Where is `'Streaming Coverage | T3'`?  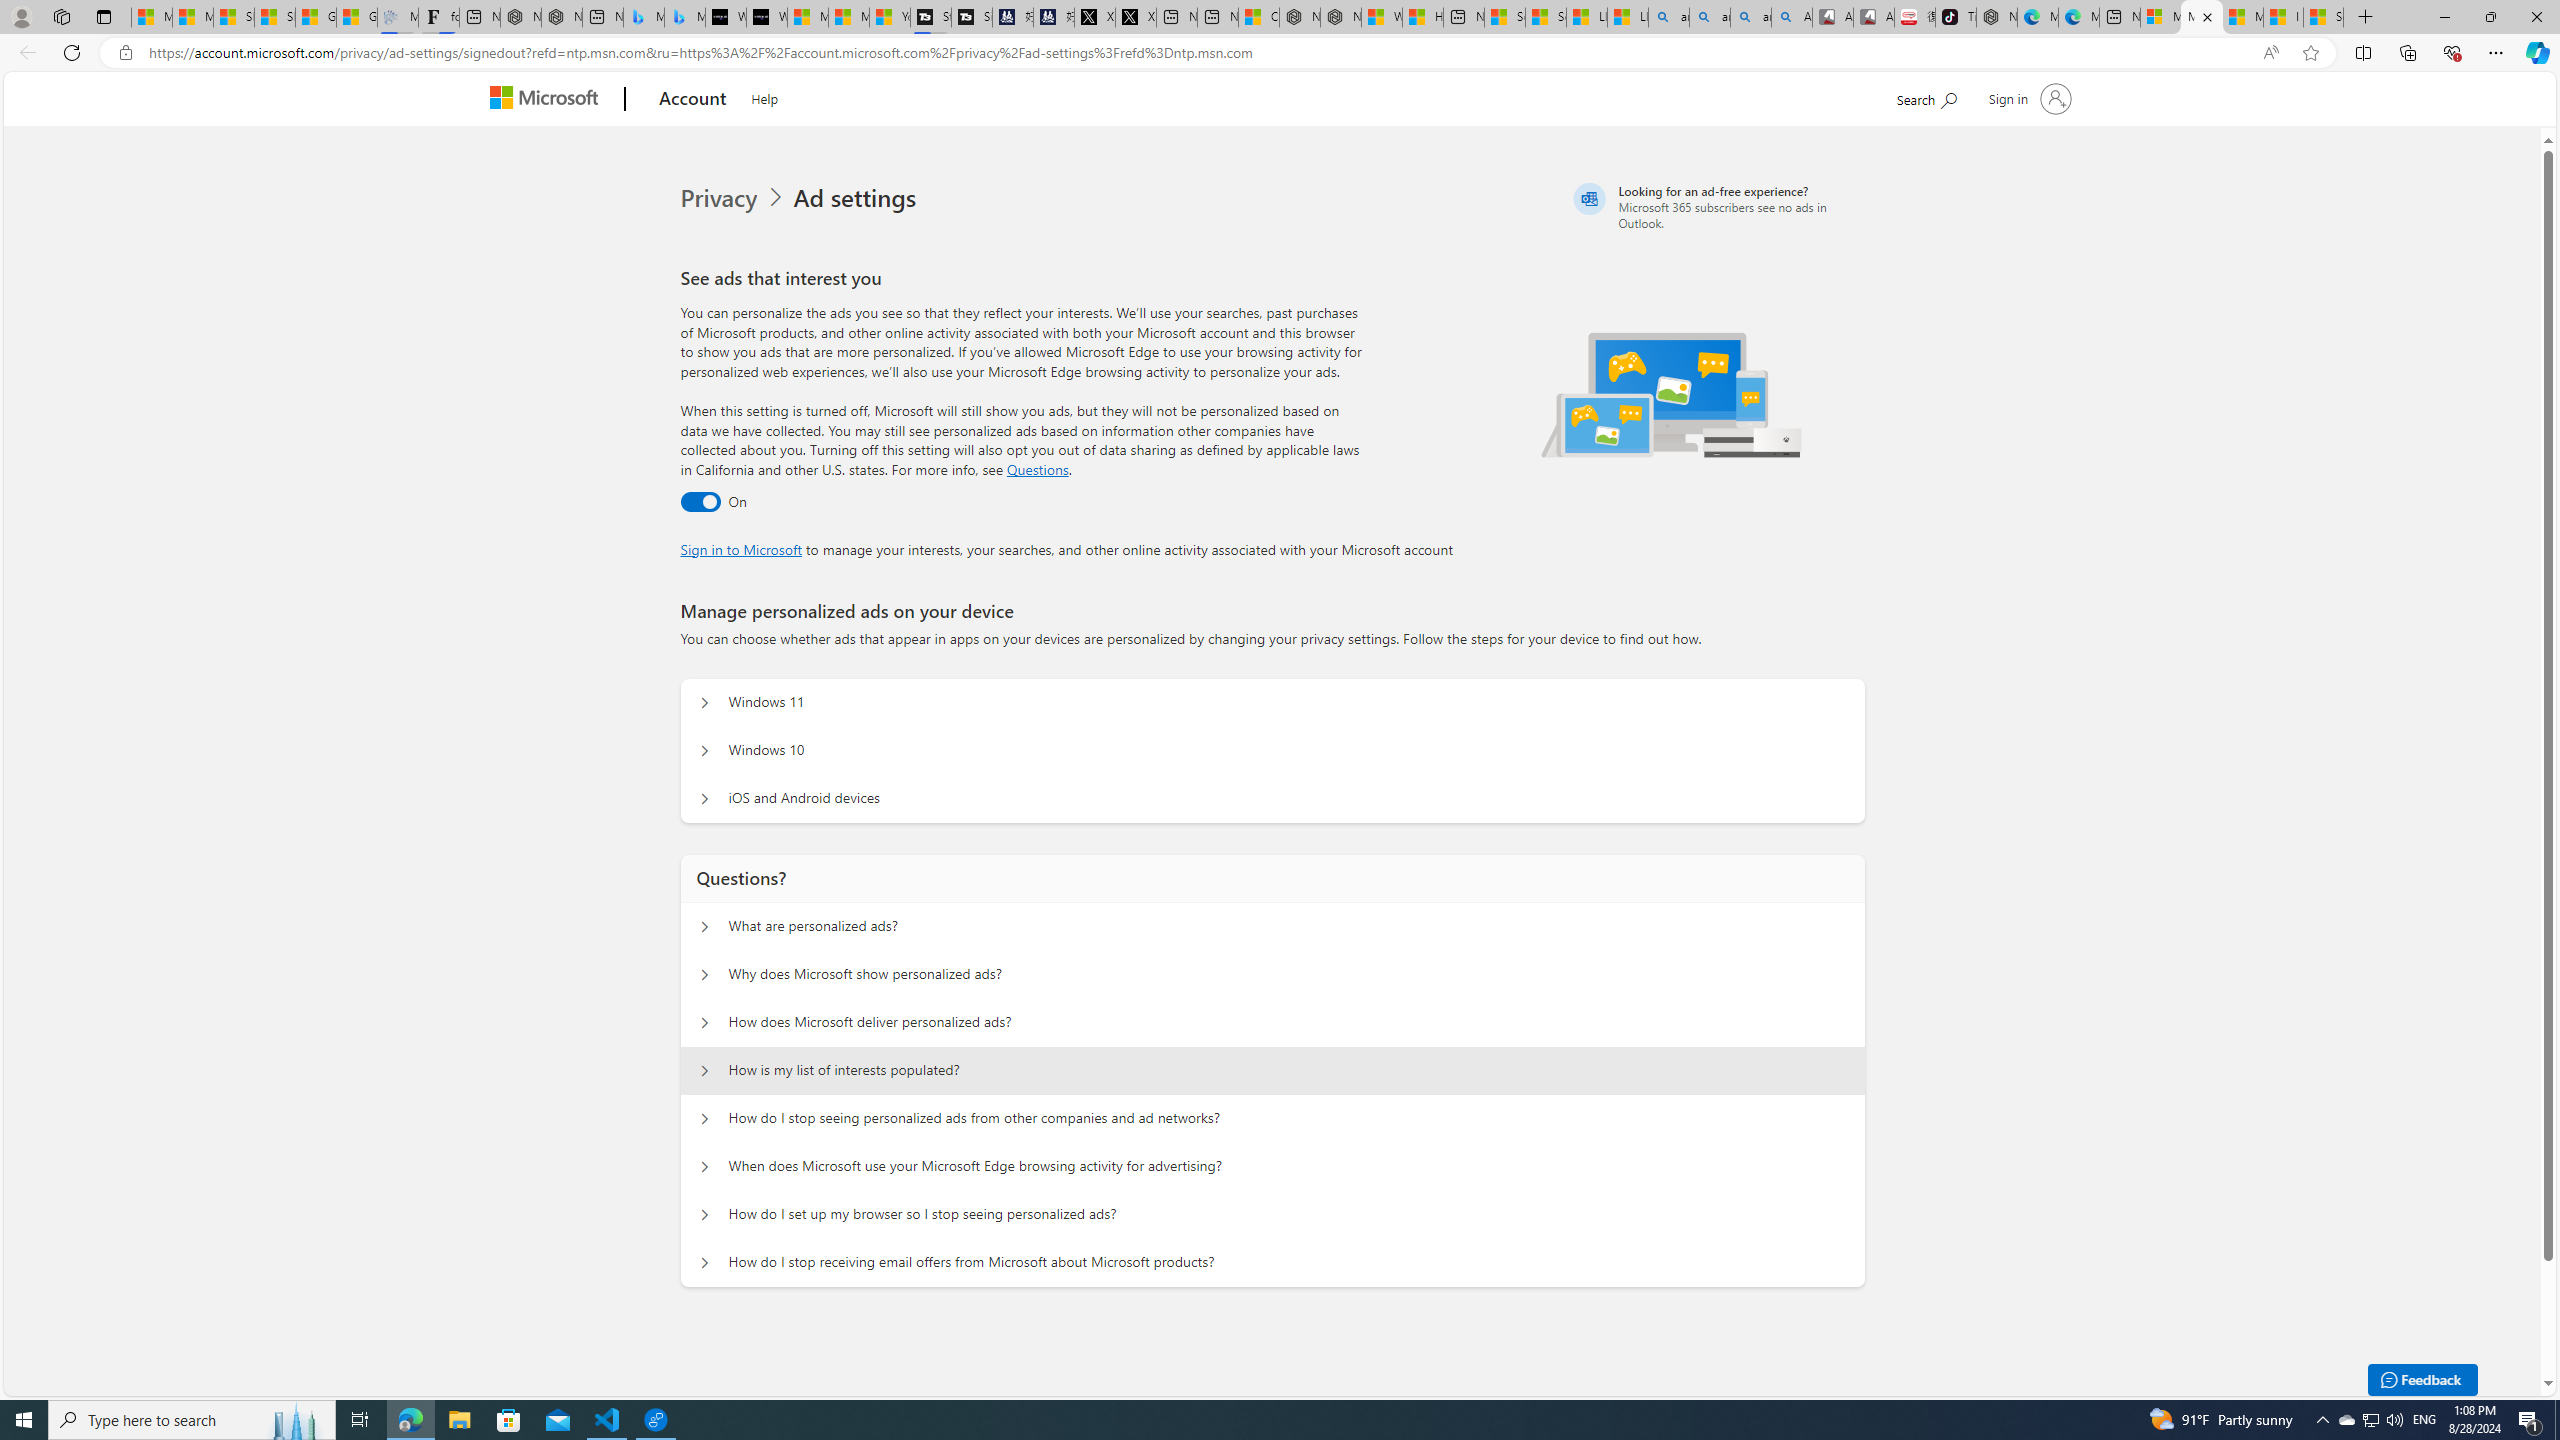 'Streaming Coverage | T3' is located at coordinates (929, 16).